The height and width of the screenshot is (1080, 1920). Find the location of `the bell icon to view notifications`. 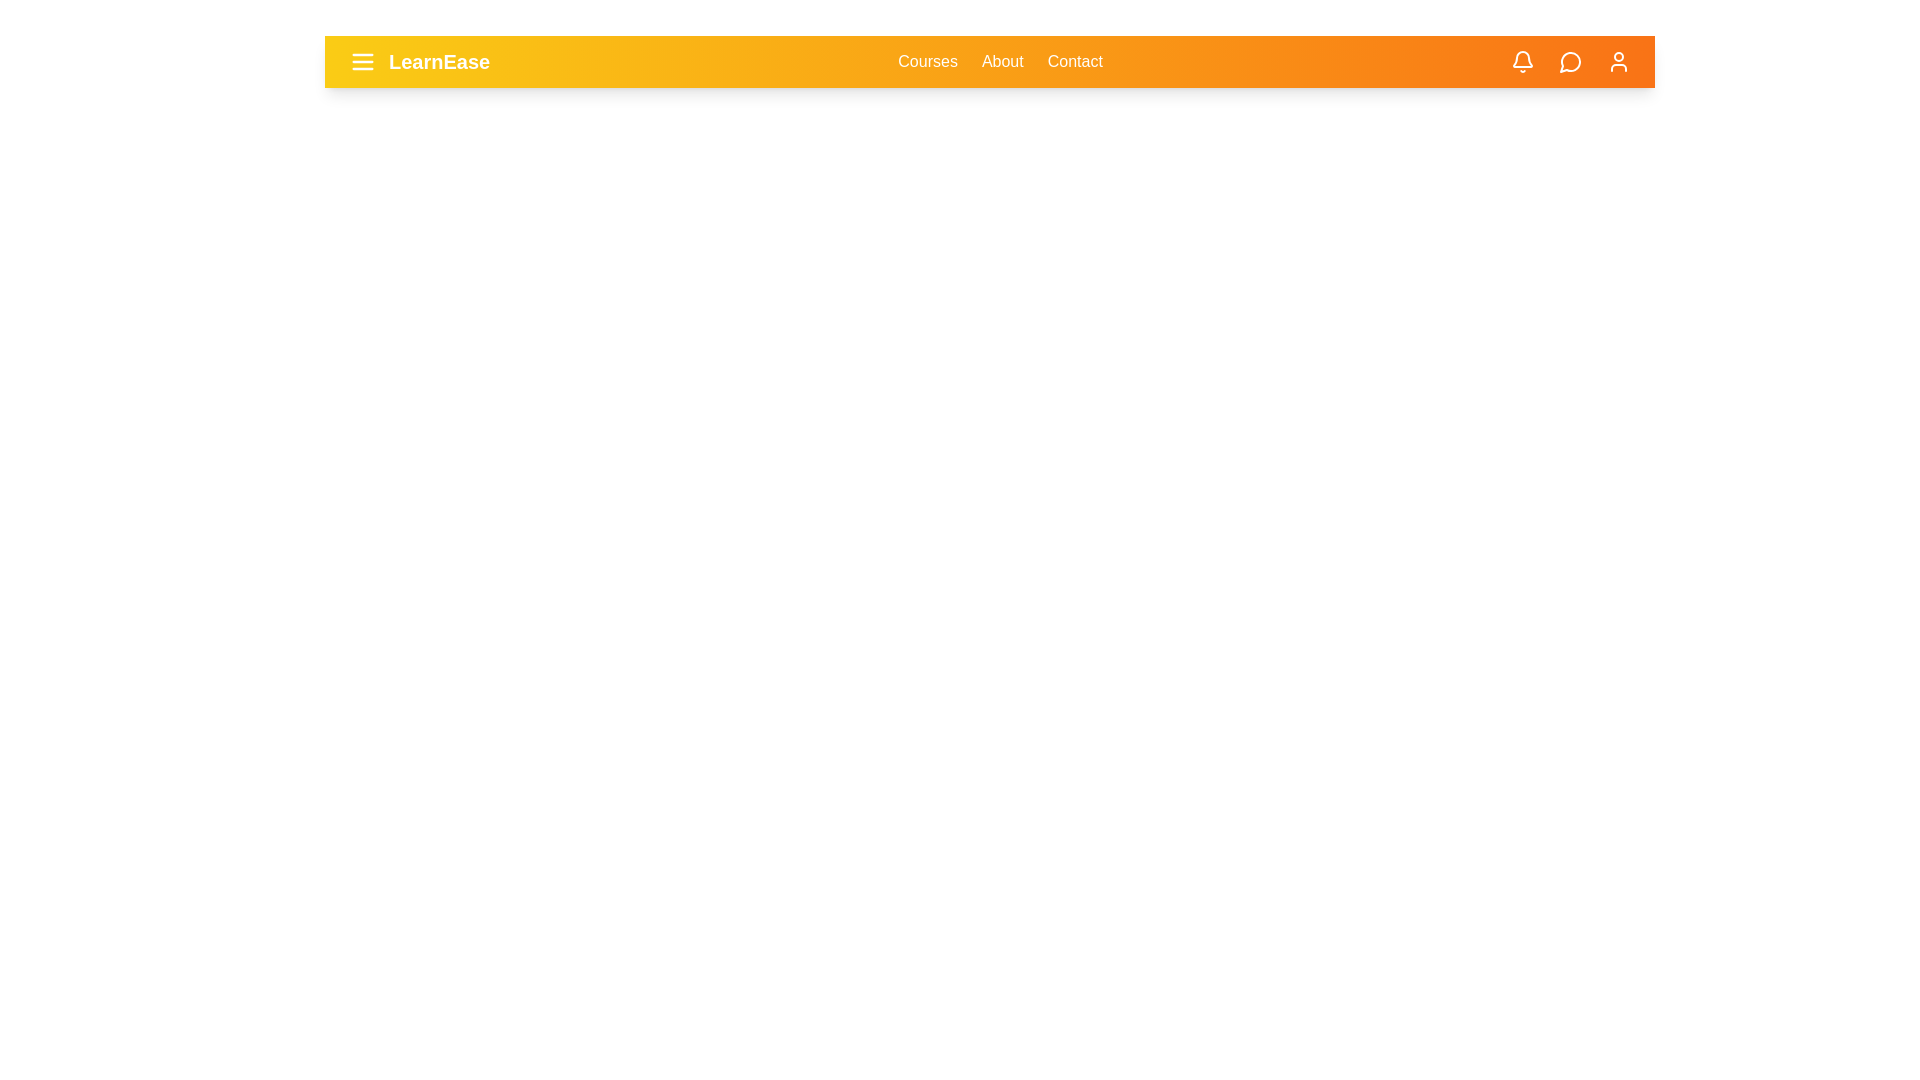

the bell icon to view notifications is located at coordinates (1521, 60).